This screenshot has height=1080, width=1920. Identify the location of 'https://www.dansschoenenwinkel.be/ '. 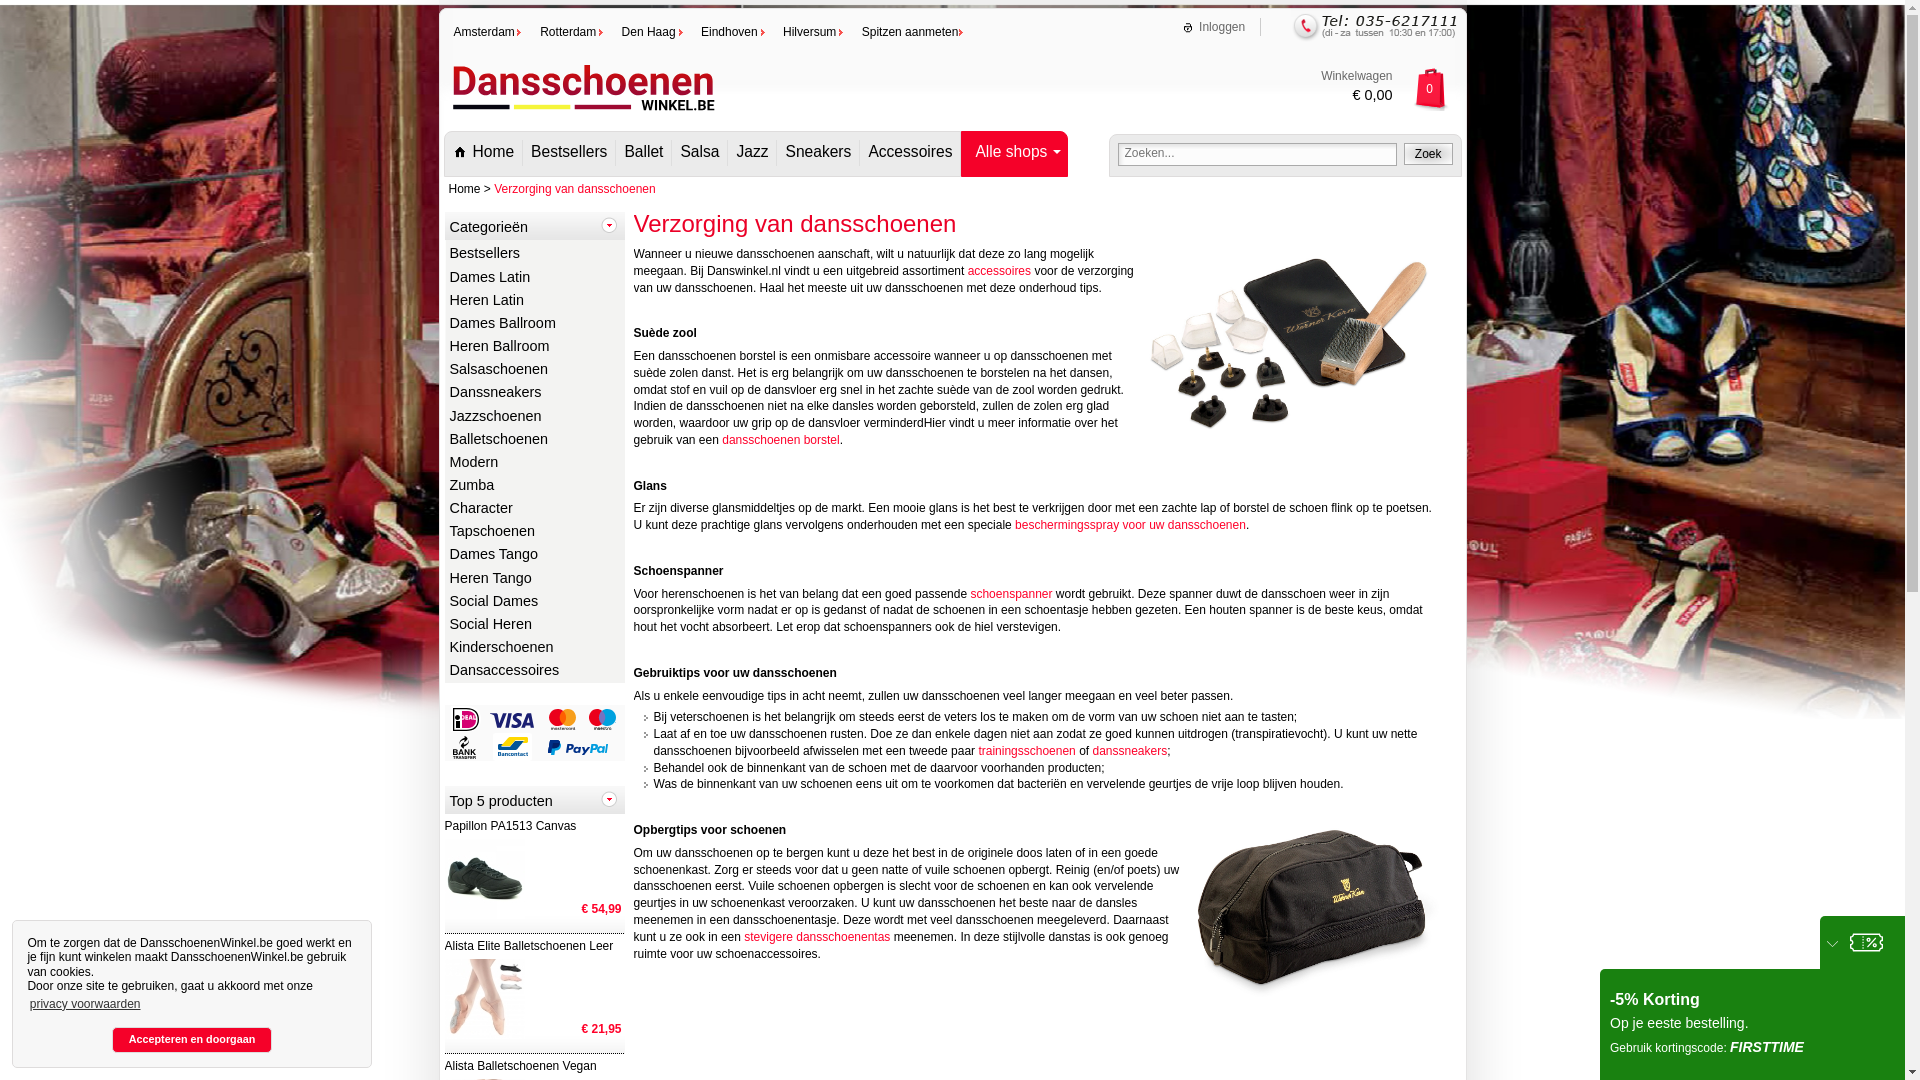
(580, 118).